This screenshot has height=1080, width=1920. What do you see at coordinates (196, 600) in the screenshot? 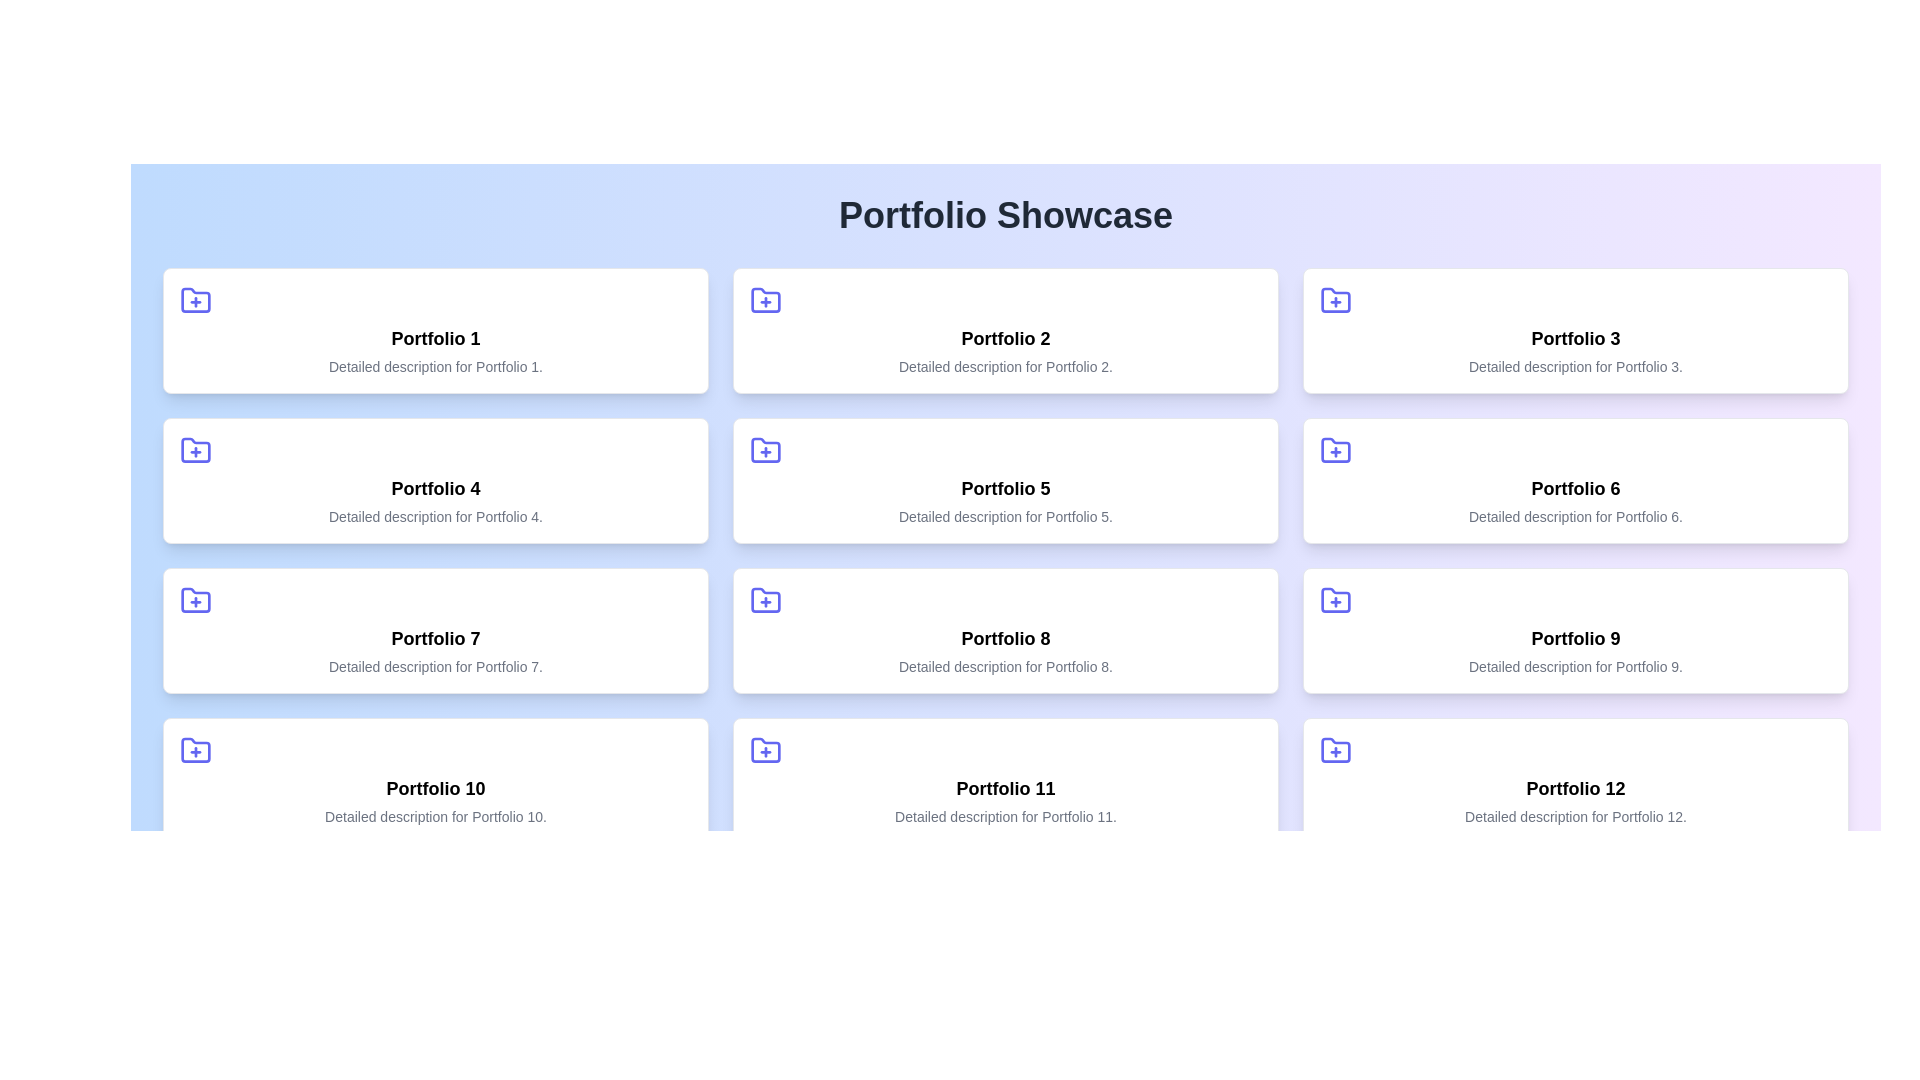
I see `the Icon Button located in the top-left corner of the 'Portfolio 7' card` at bounding box center [196, 600].